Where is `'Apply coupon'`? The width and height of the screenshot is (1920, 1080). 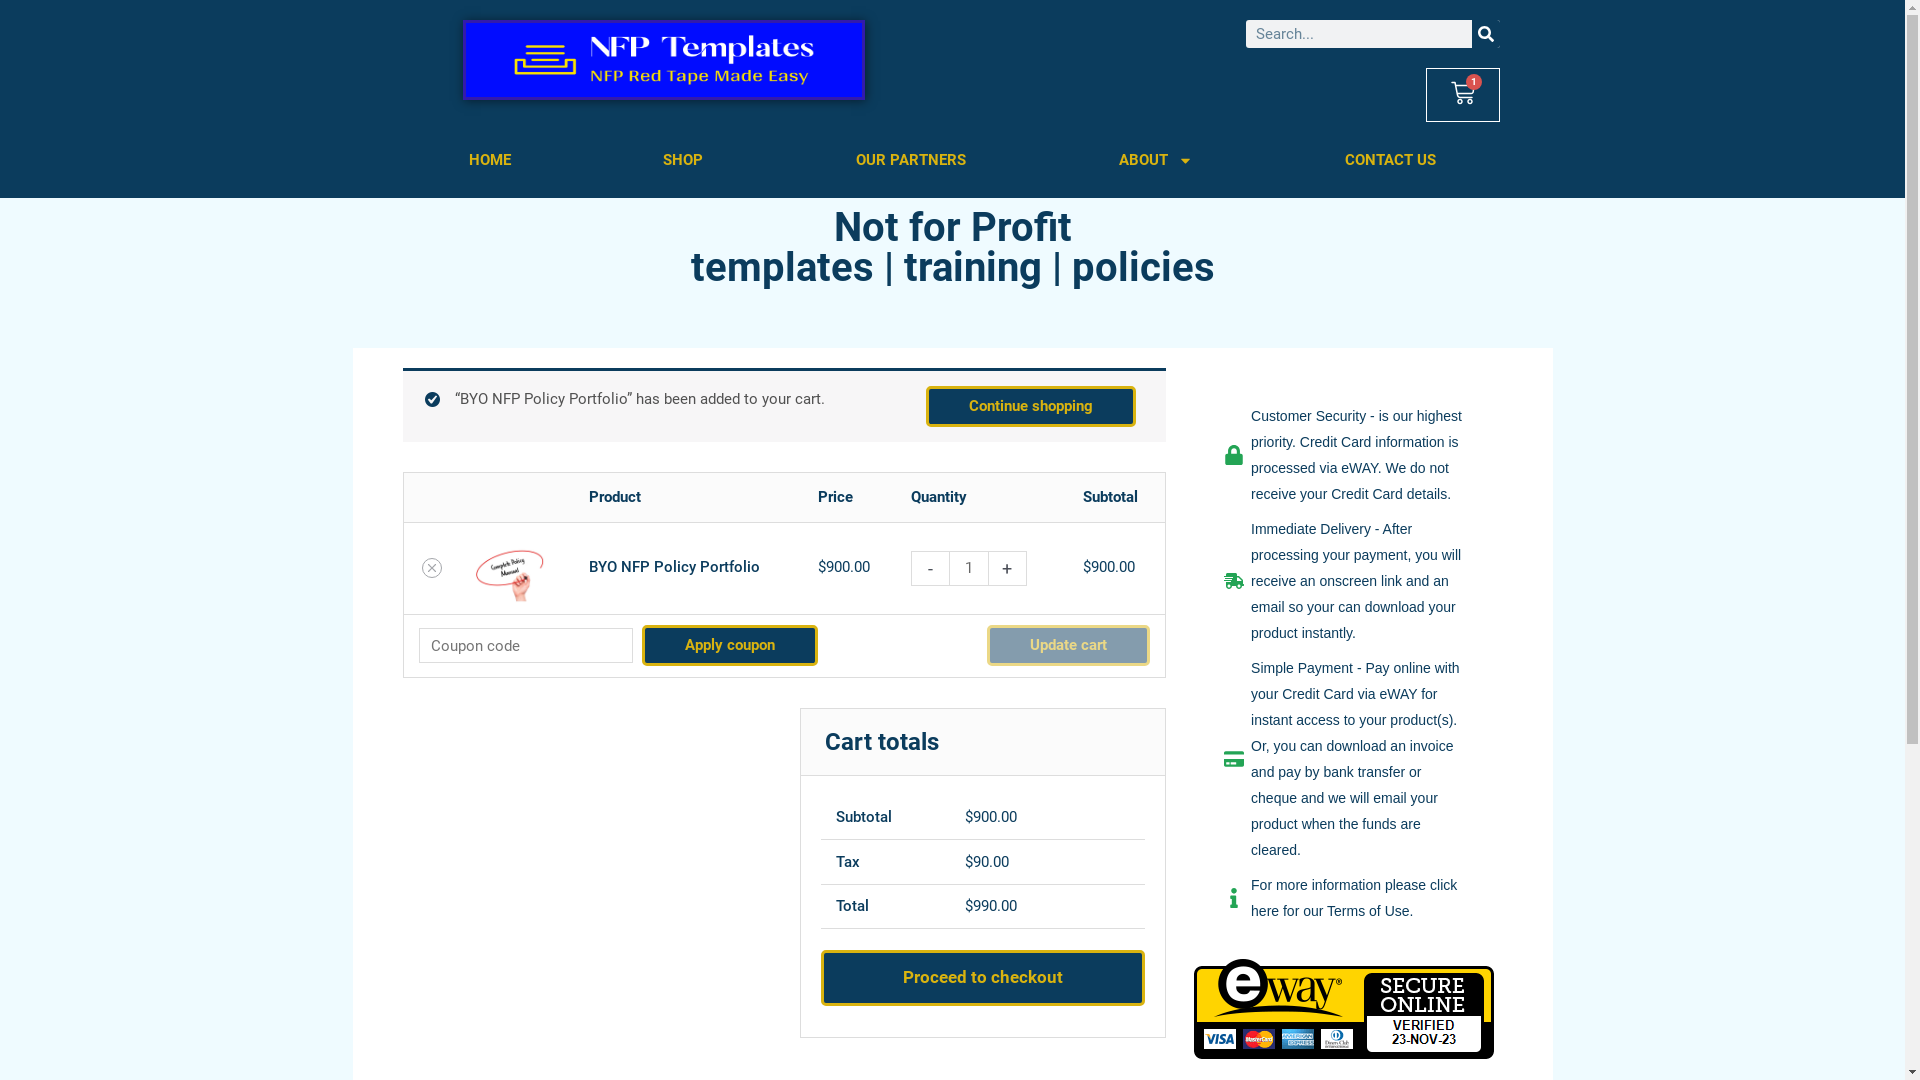 'Apply coupon' is located at coordinates (728, 645).